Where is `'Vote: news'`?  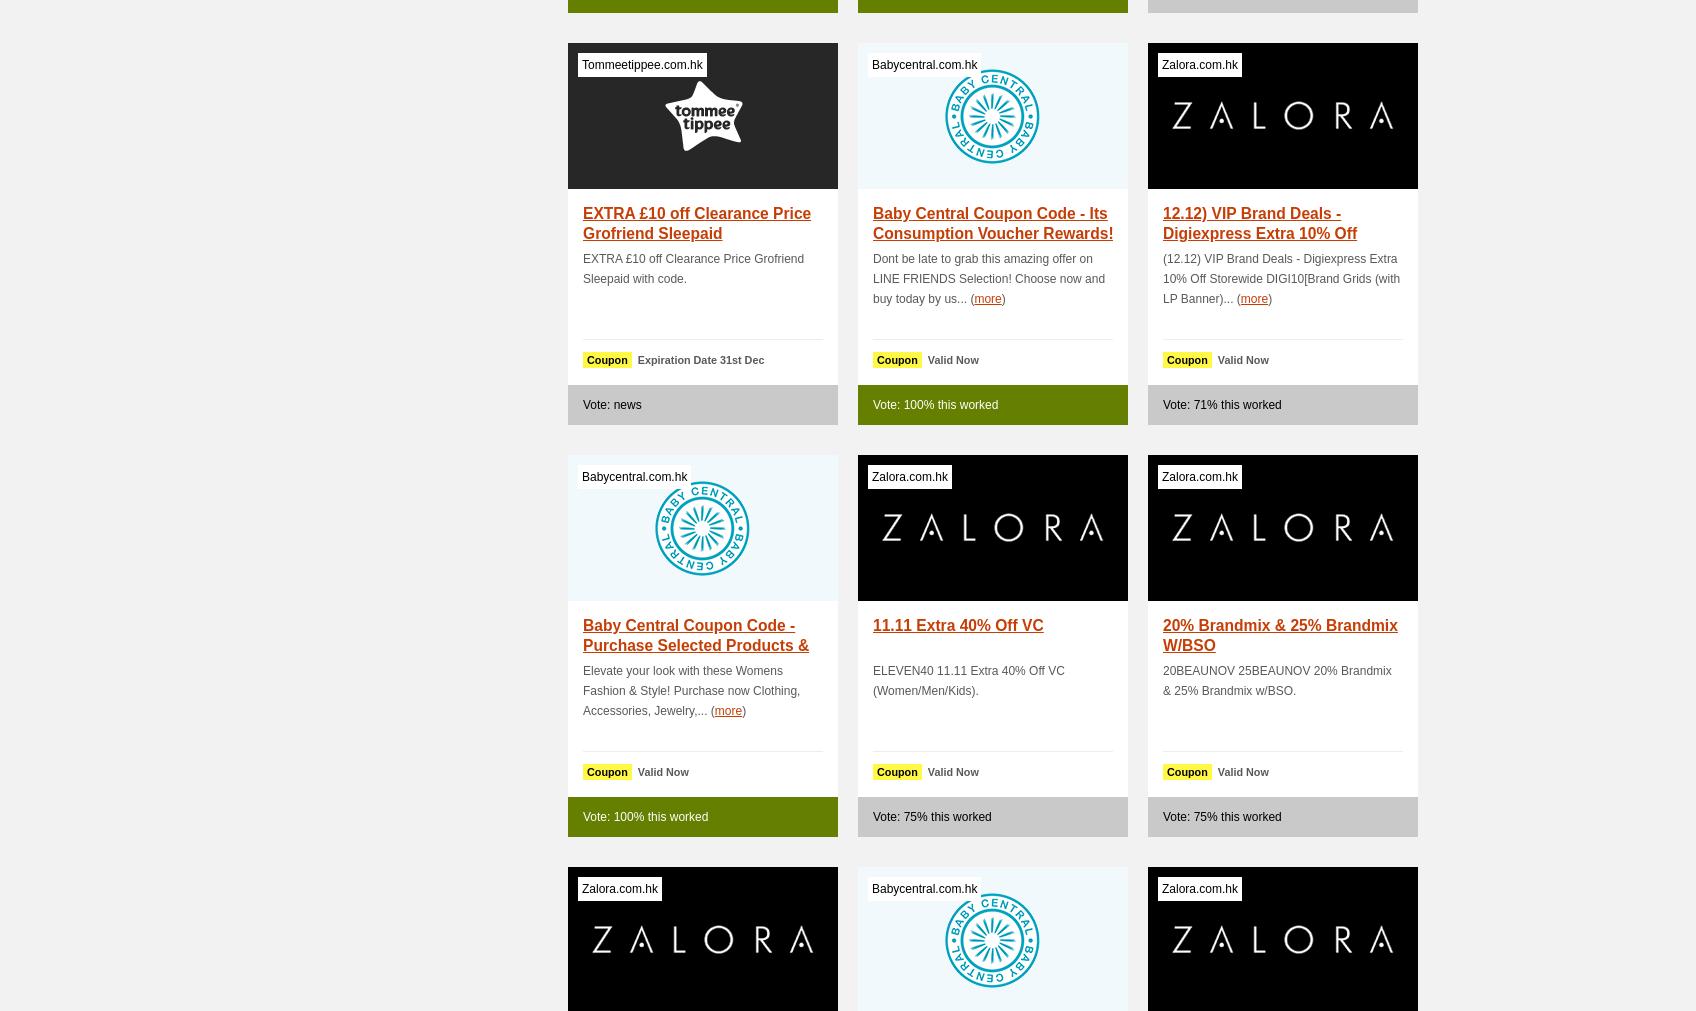 'Vote: news' is located at coordinates (611, 404).